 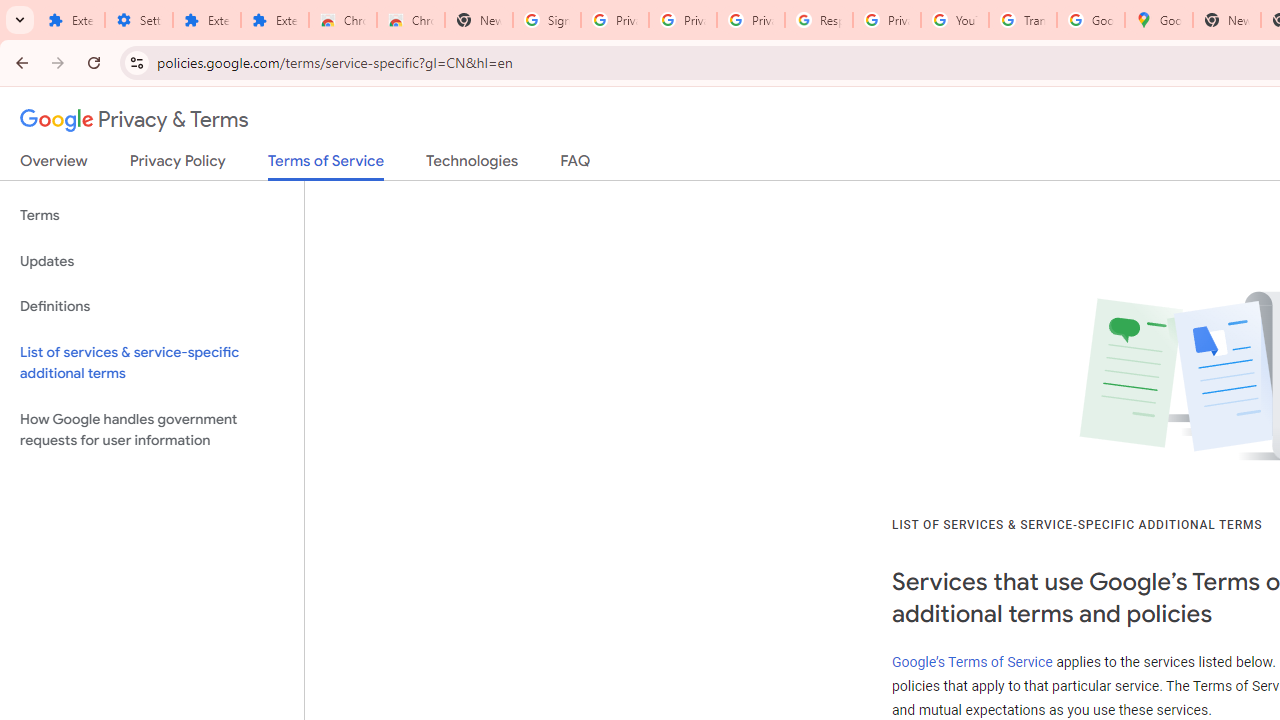 I want to click on 'Definitions', so click(x=151, y=306).